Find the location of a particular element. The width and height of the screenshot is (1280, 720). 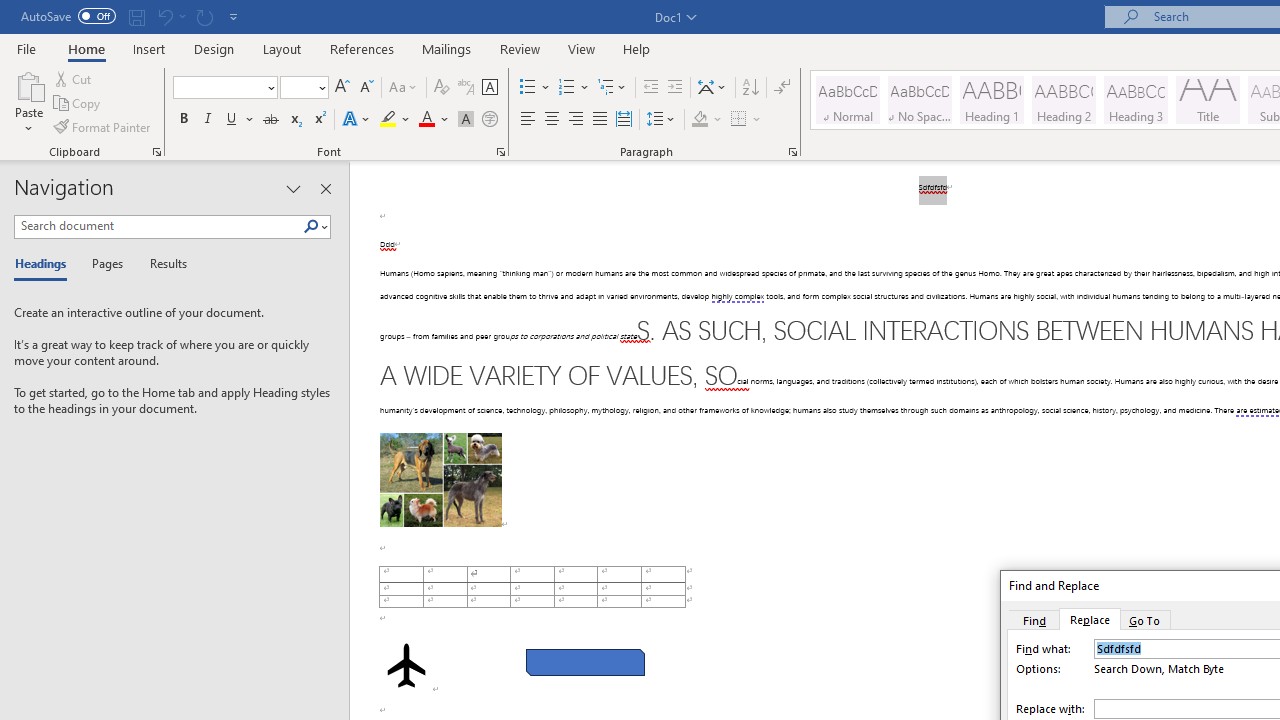

'Format Painter' is located at coordinates (102, 127).